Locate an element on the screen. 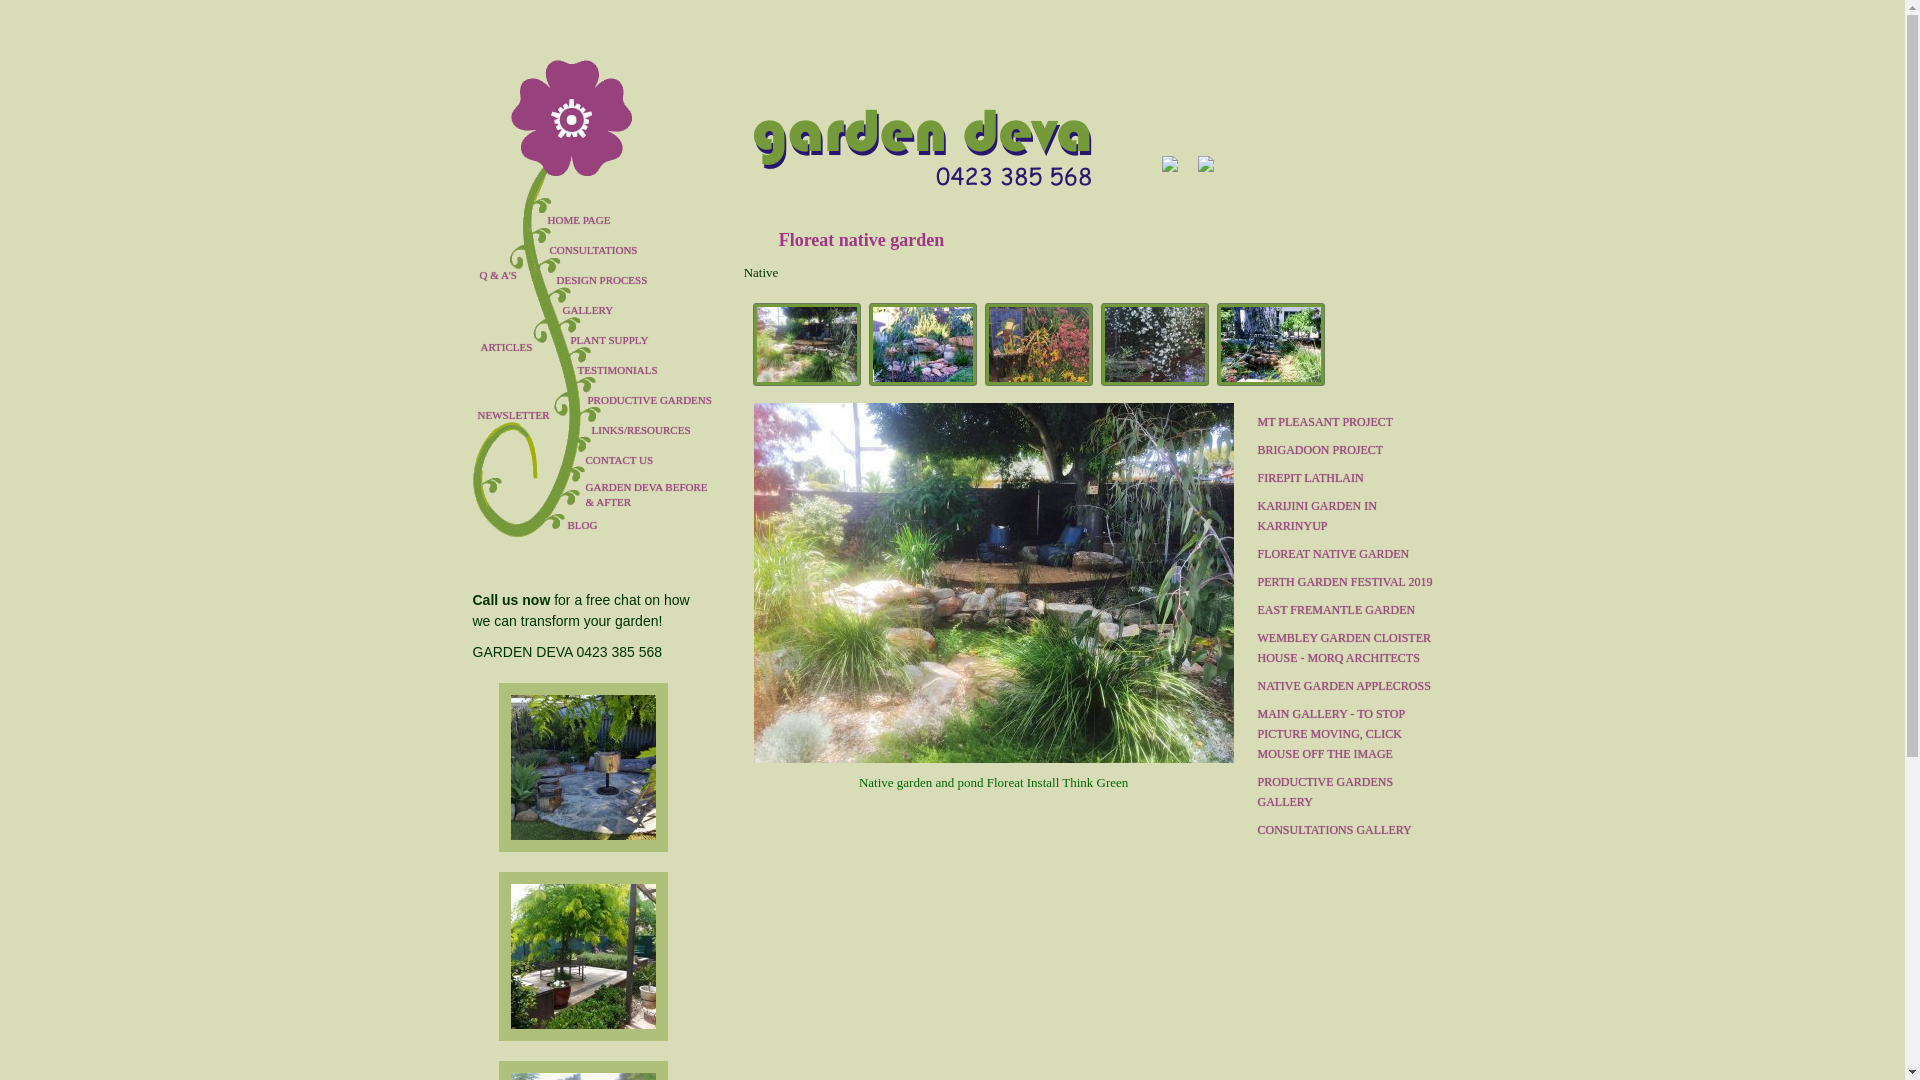 This screenshot has height=1080, width=1920. 'NEWSLETTER' is located at coordinates (517, 414).